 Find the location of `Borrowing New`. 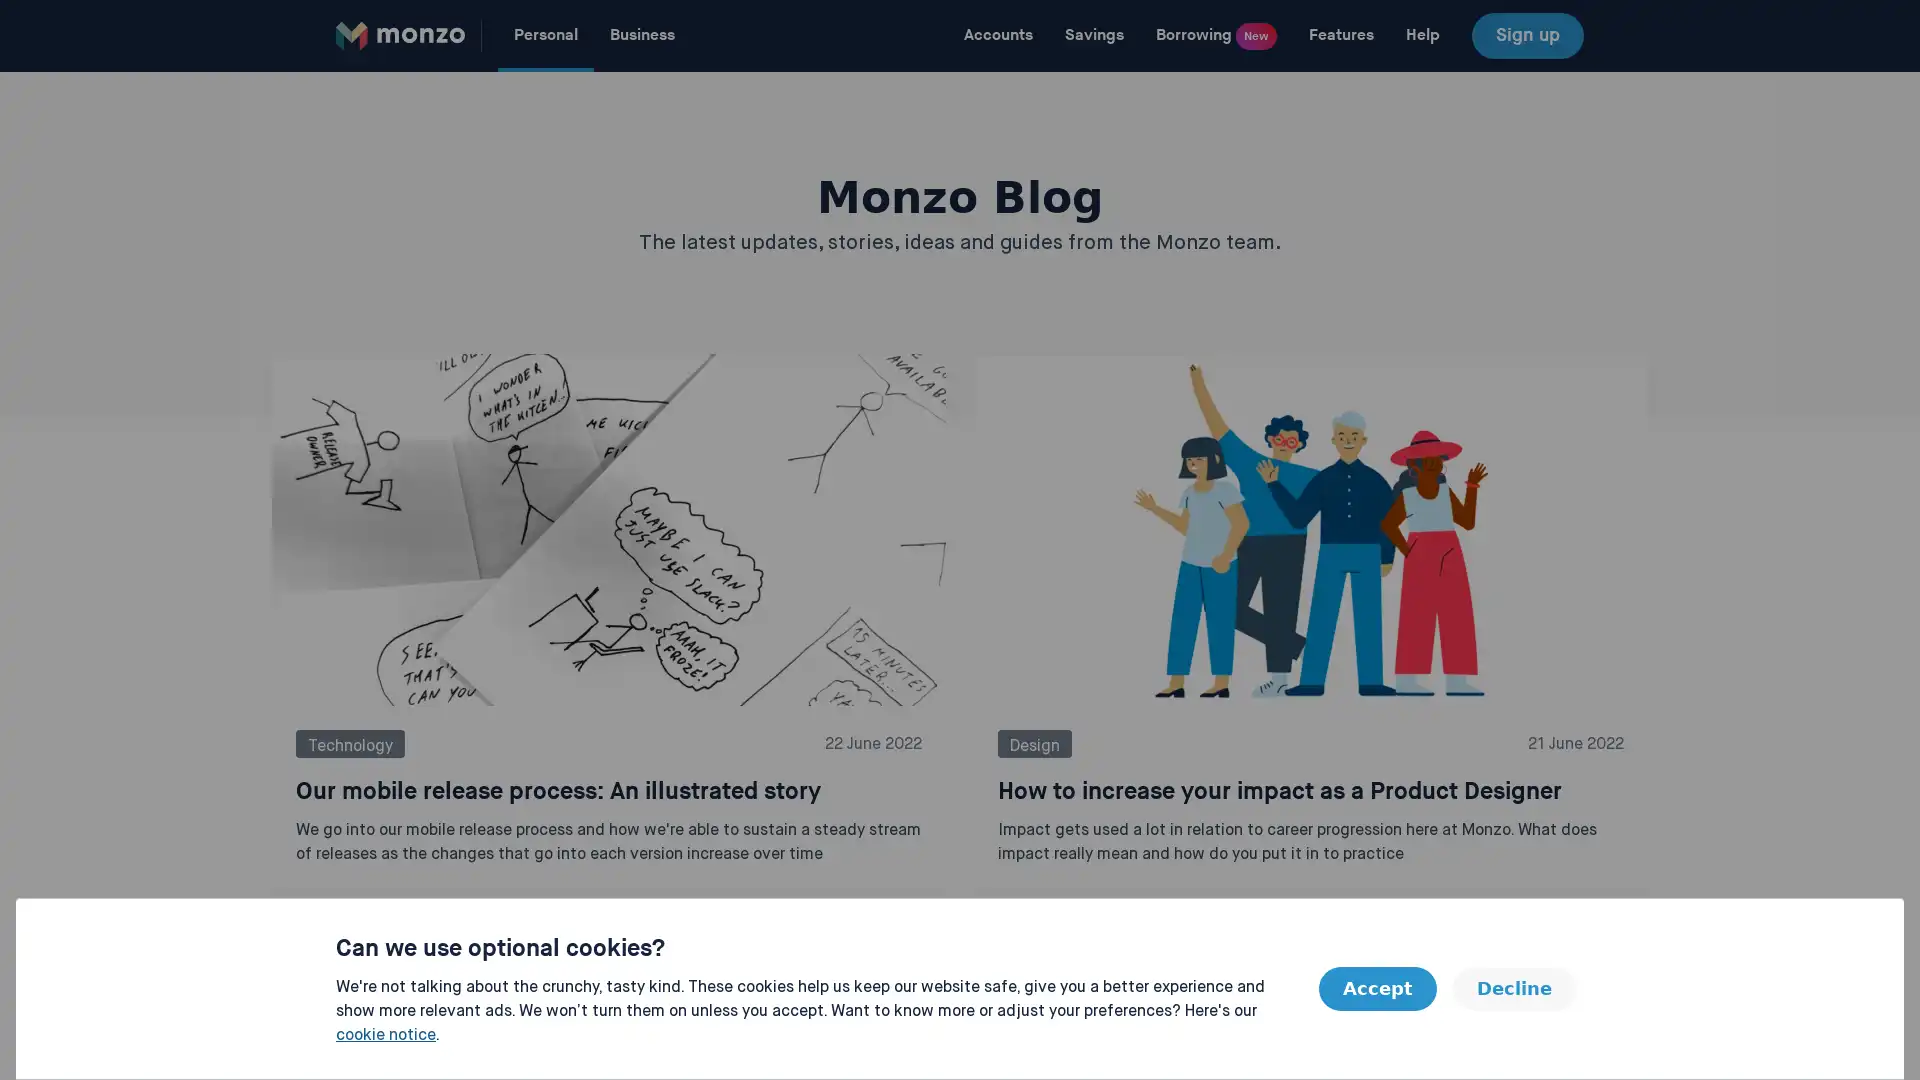

Borrowing New is located at coordinates (1215, 35).